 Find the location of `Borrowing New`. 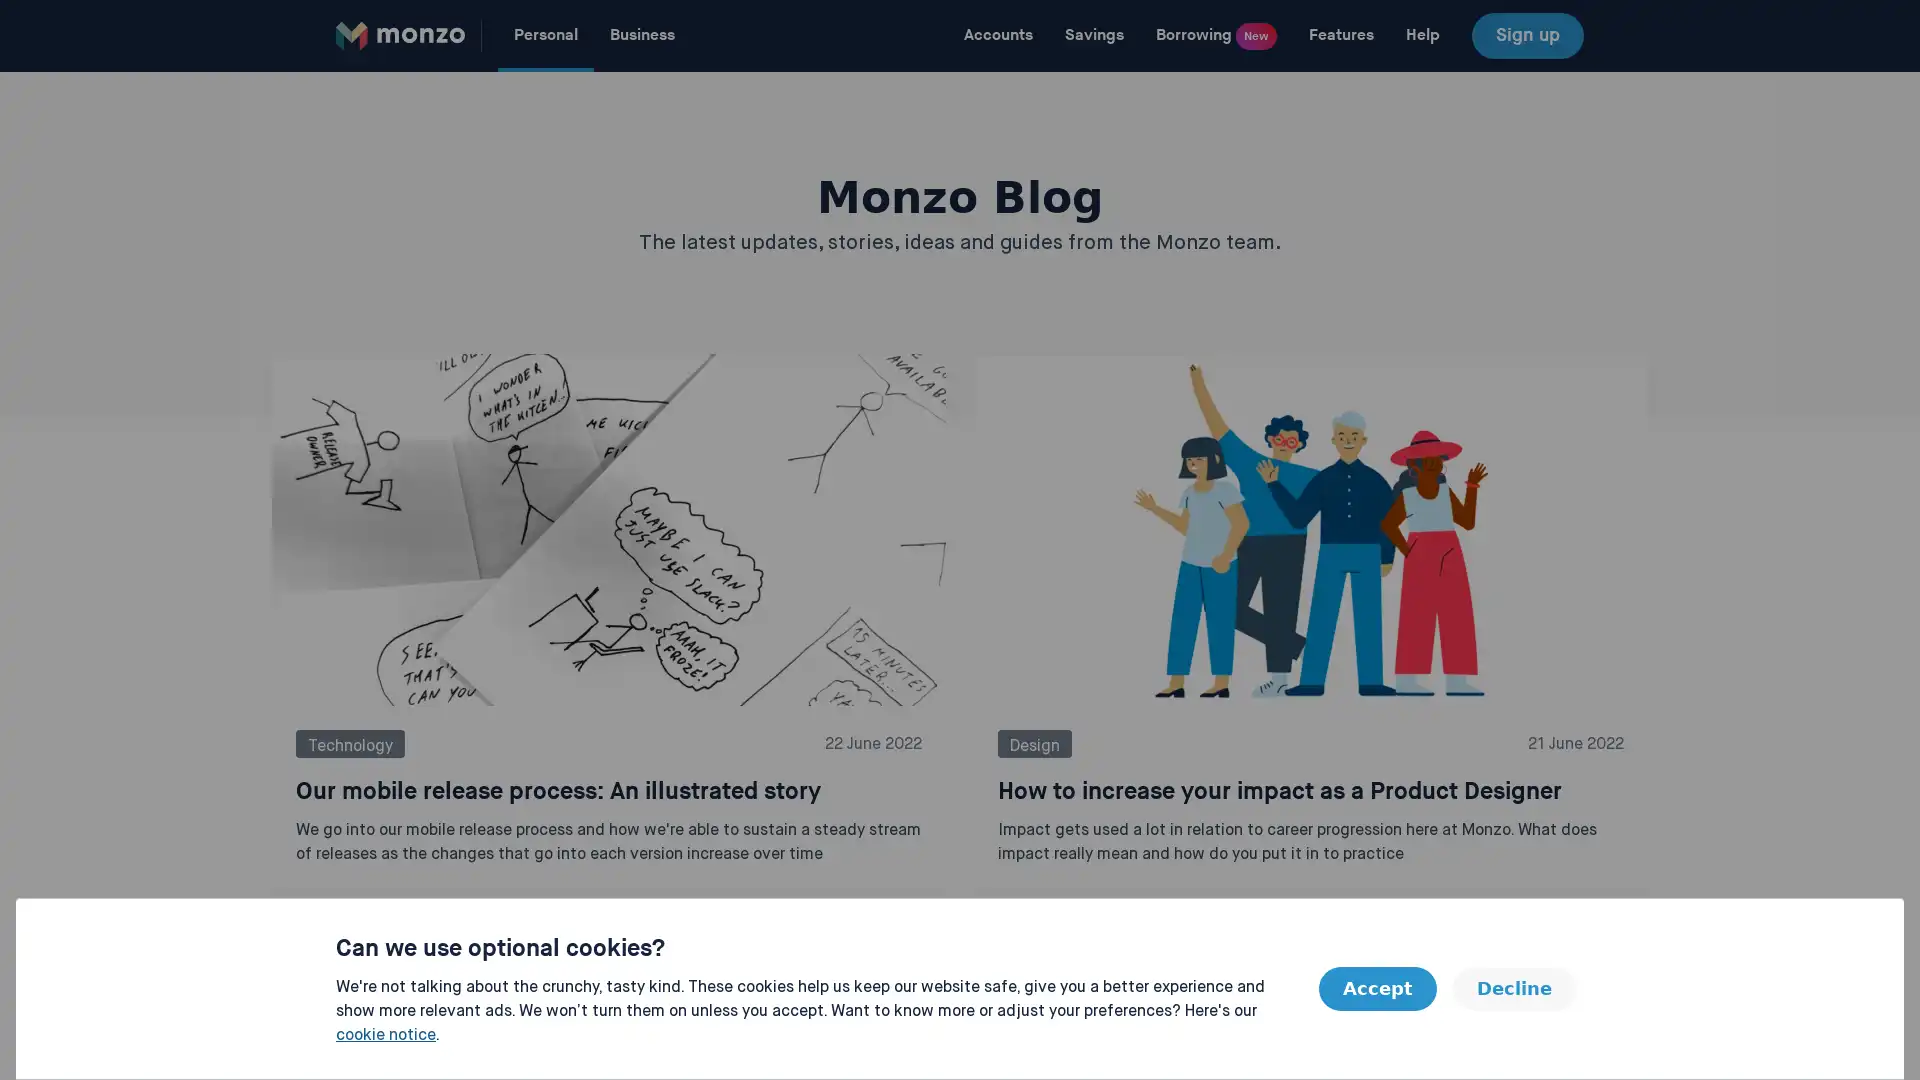

Borrowing New is located at coordinates (1215, 35).